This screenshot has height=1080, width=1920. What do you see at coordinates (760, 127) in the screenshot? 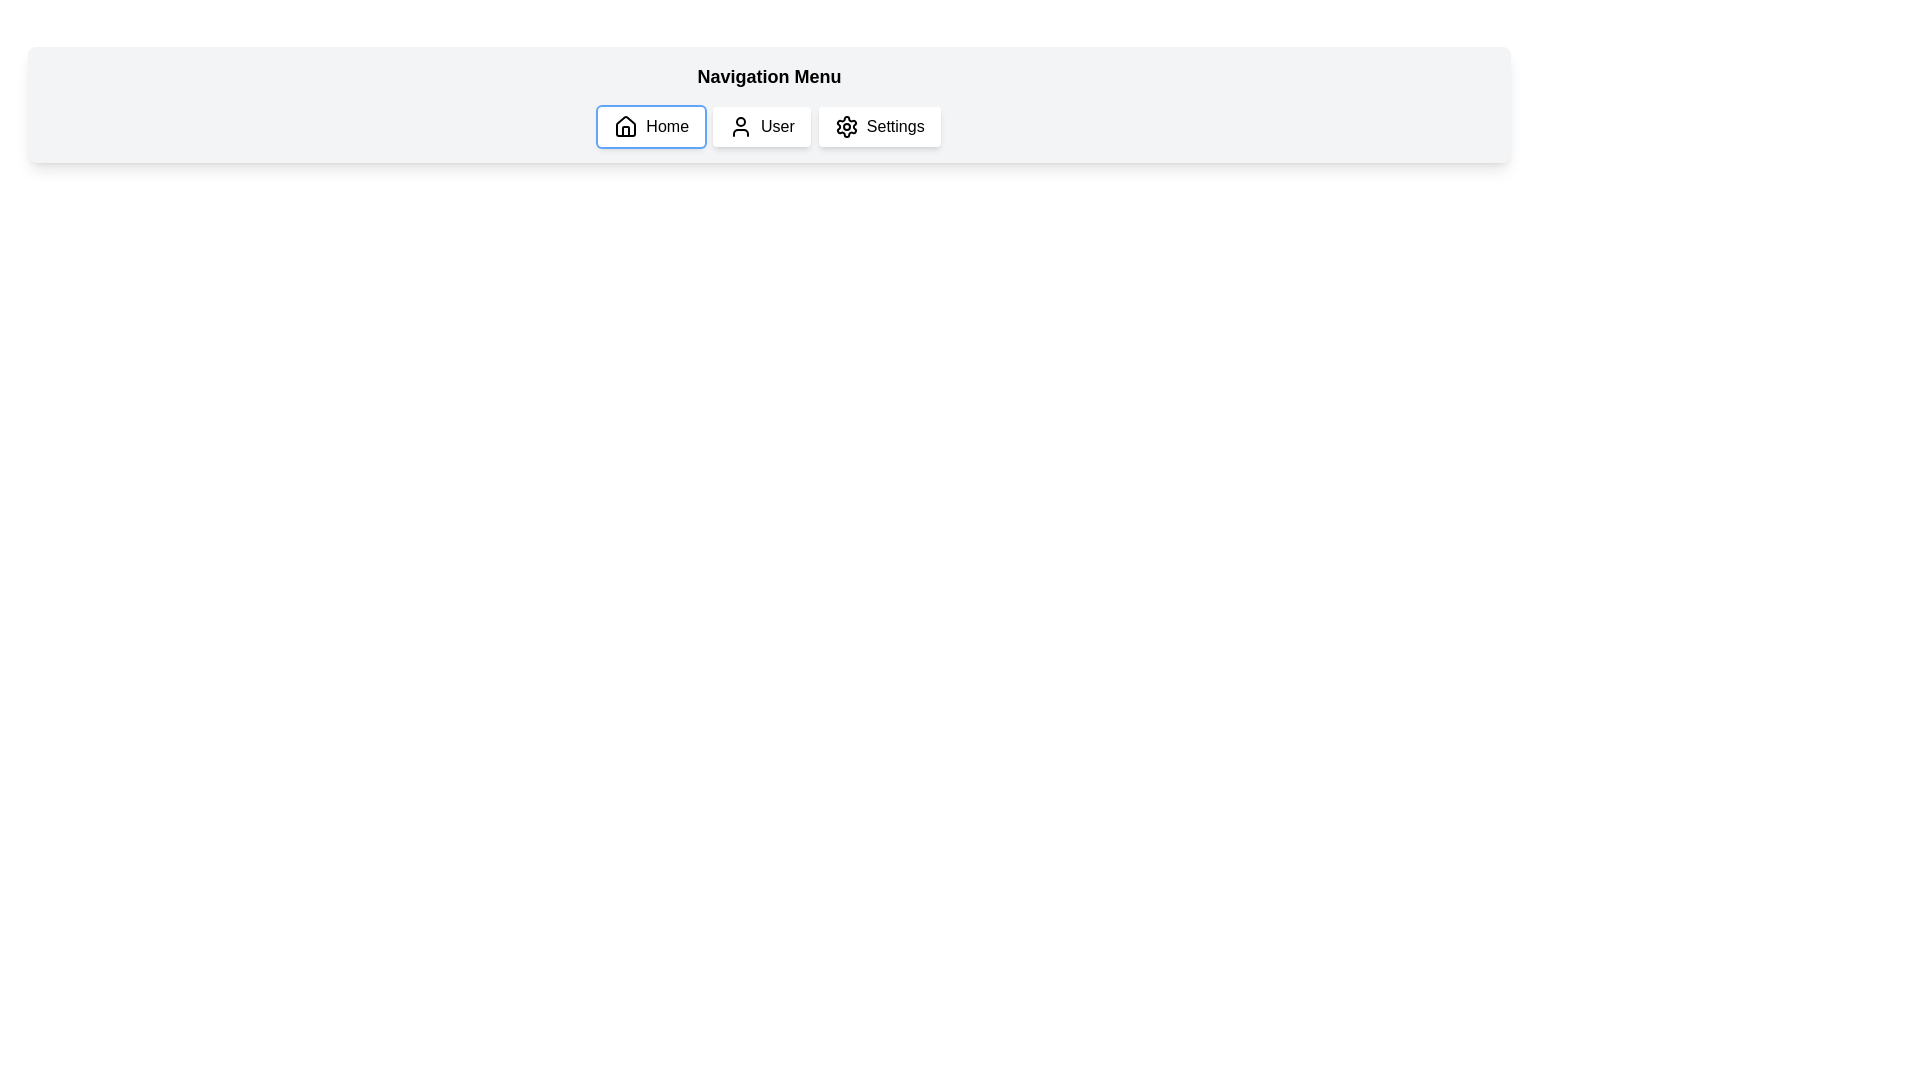
I see `the 'User' button, which is the second button in the horizontal navigation bar` at bounding box center [760, 127].